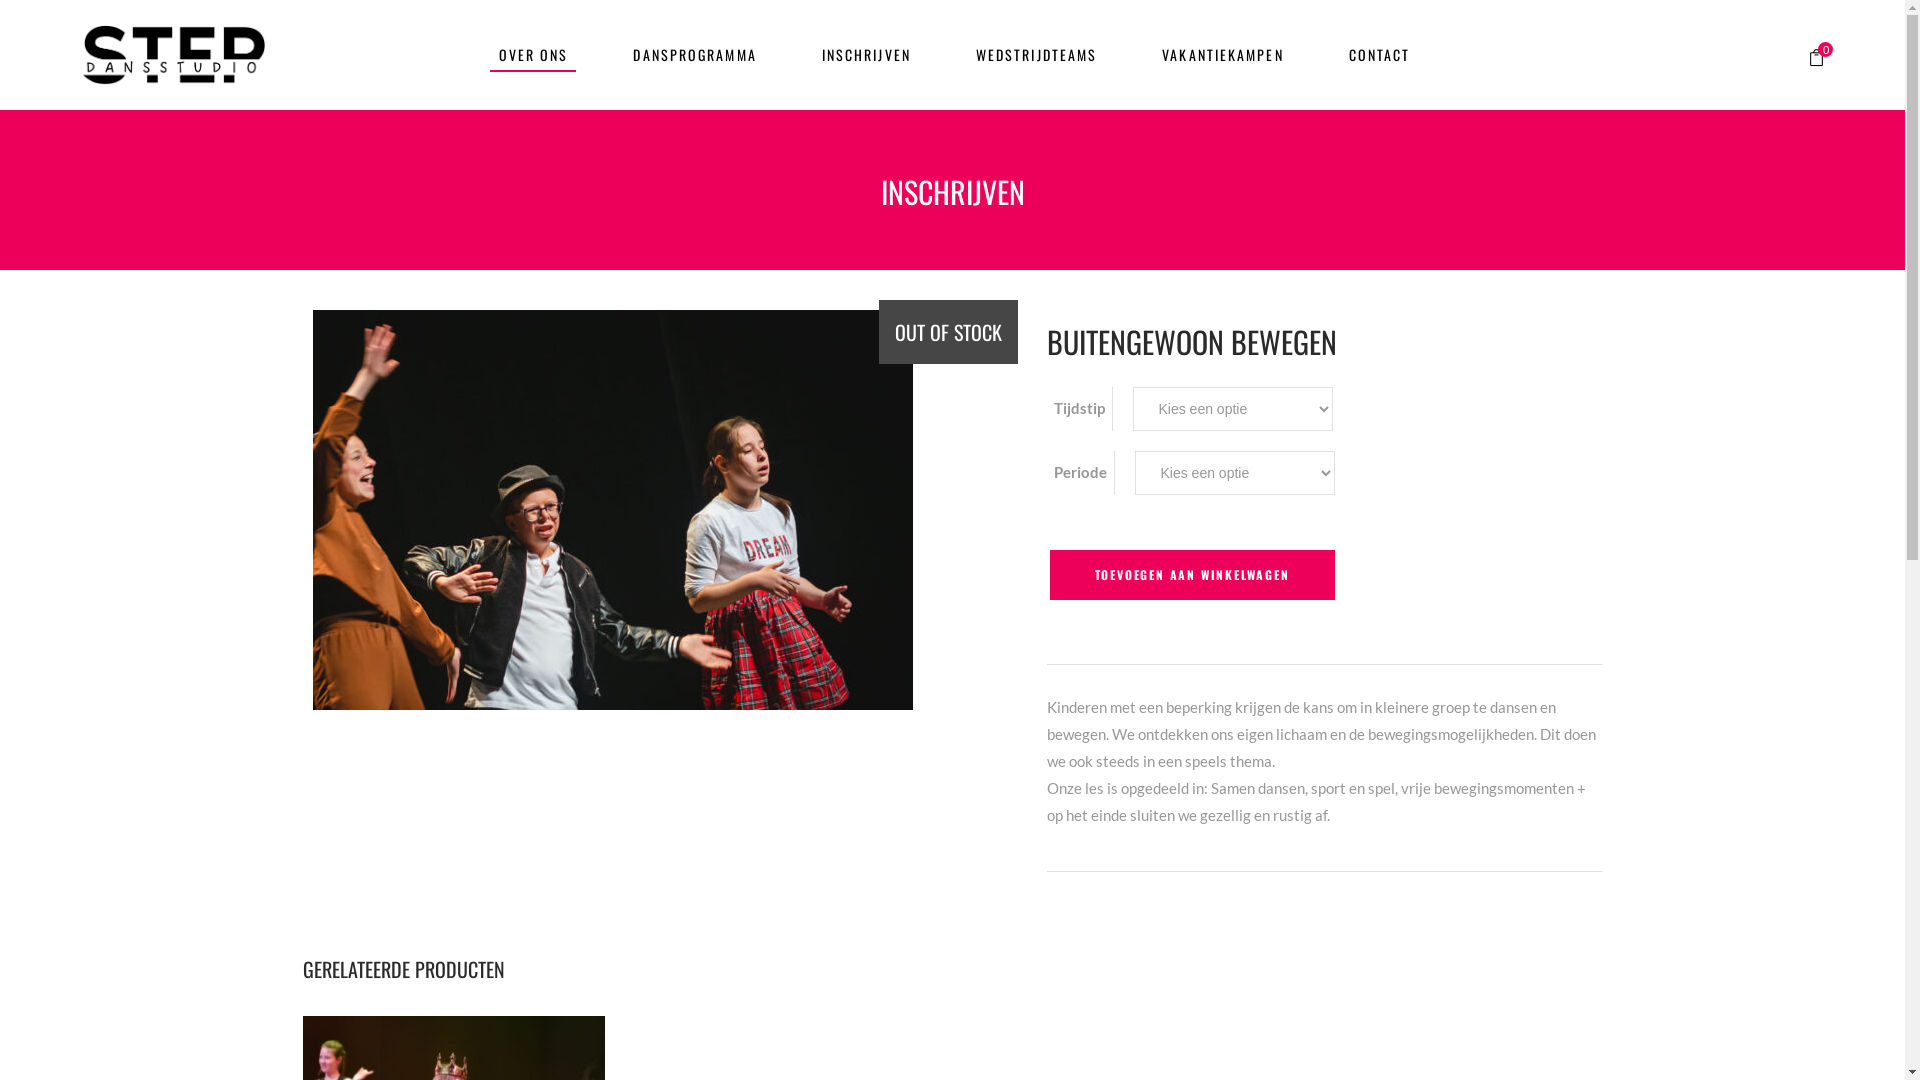  What do you see at coordinates (1036, 53) in the screenshot?
I see `'WEDSTRIJDTEAMS'` at bounding box center [1036, 53].